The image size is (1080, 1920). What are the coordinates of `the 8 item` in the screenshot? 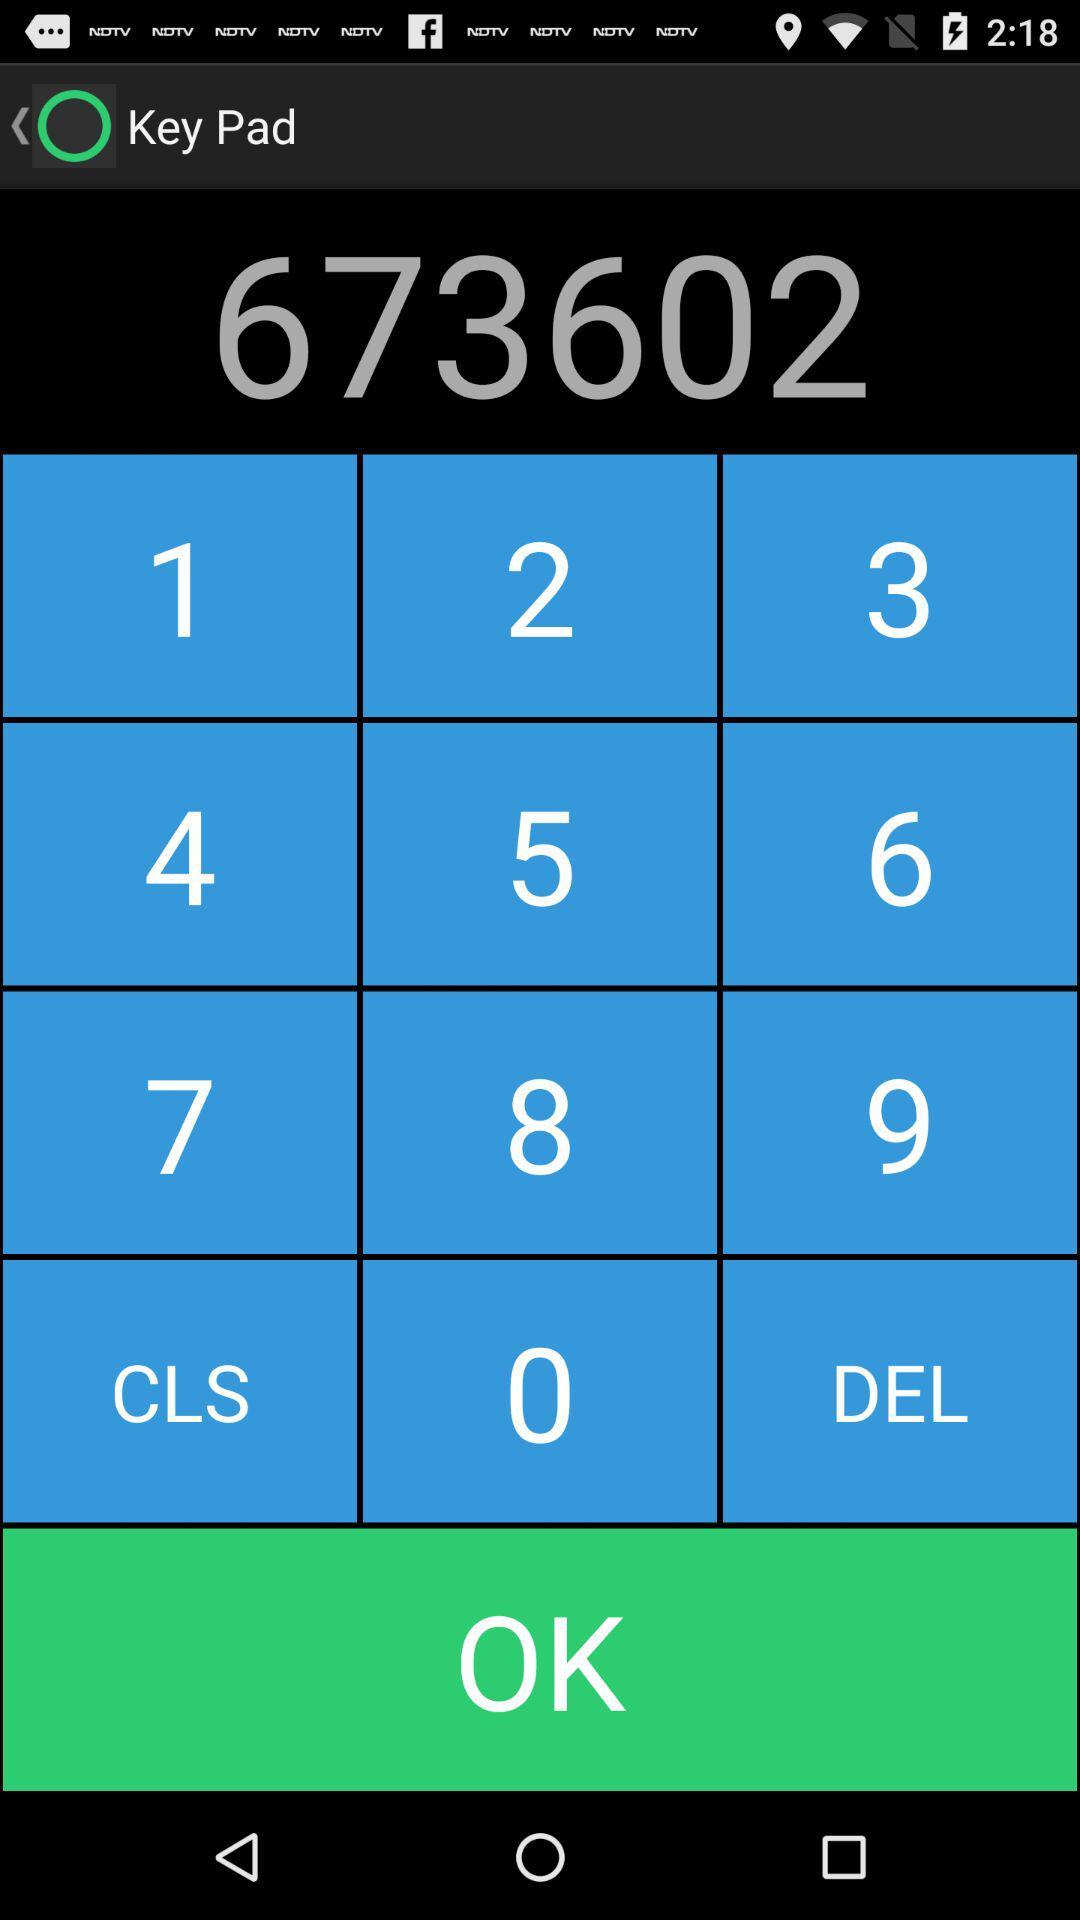 It's located at (540, 1122).